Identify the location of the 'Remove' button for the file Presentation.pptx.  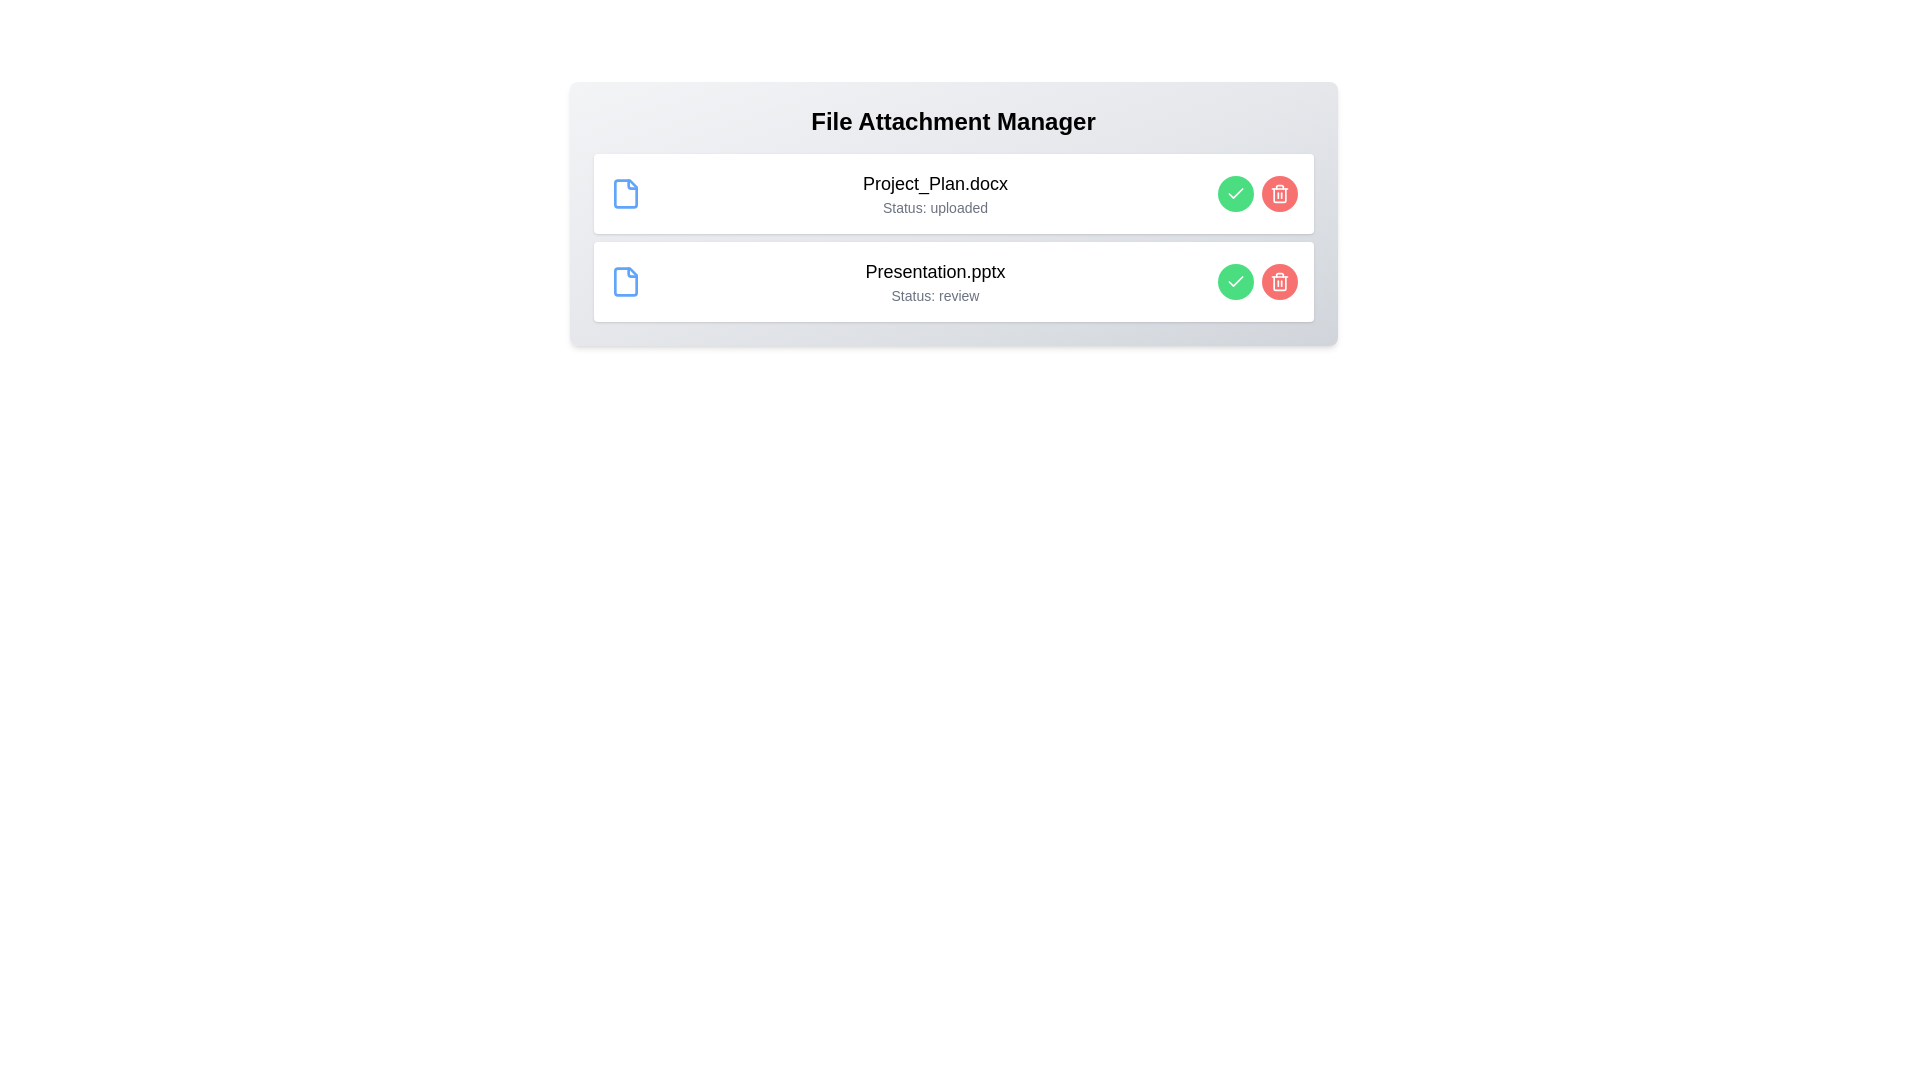
(1278, 281).